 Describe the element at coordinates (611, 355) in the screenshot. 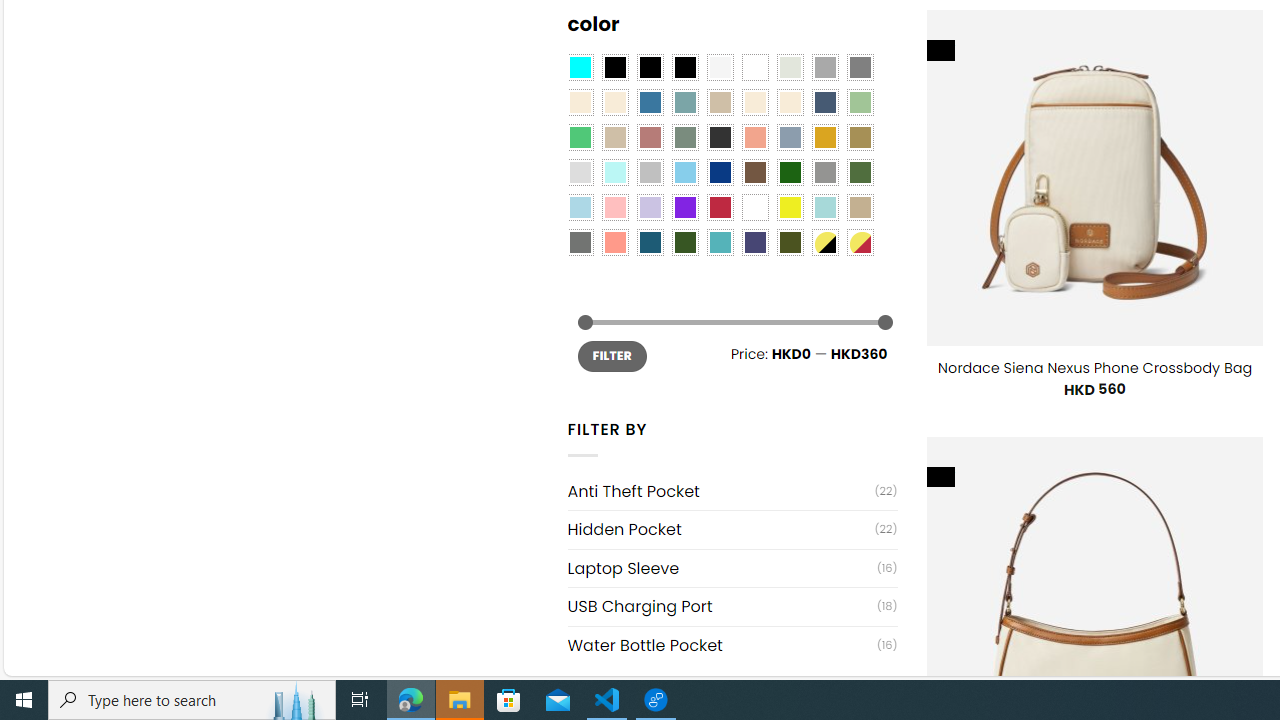

I see `'FILTER'` at that location.